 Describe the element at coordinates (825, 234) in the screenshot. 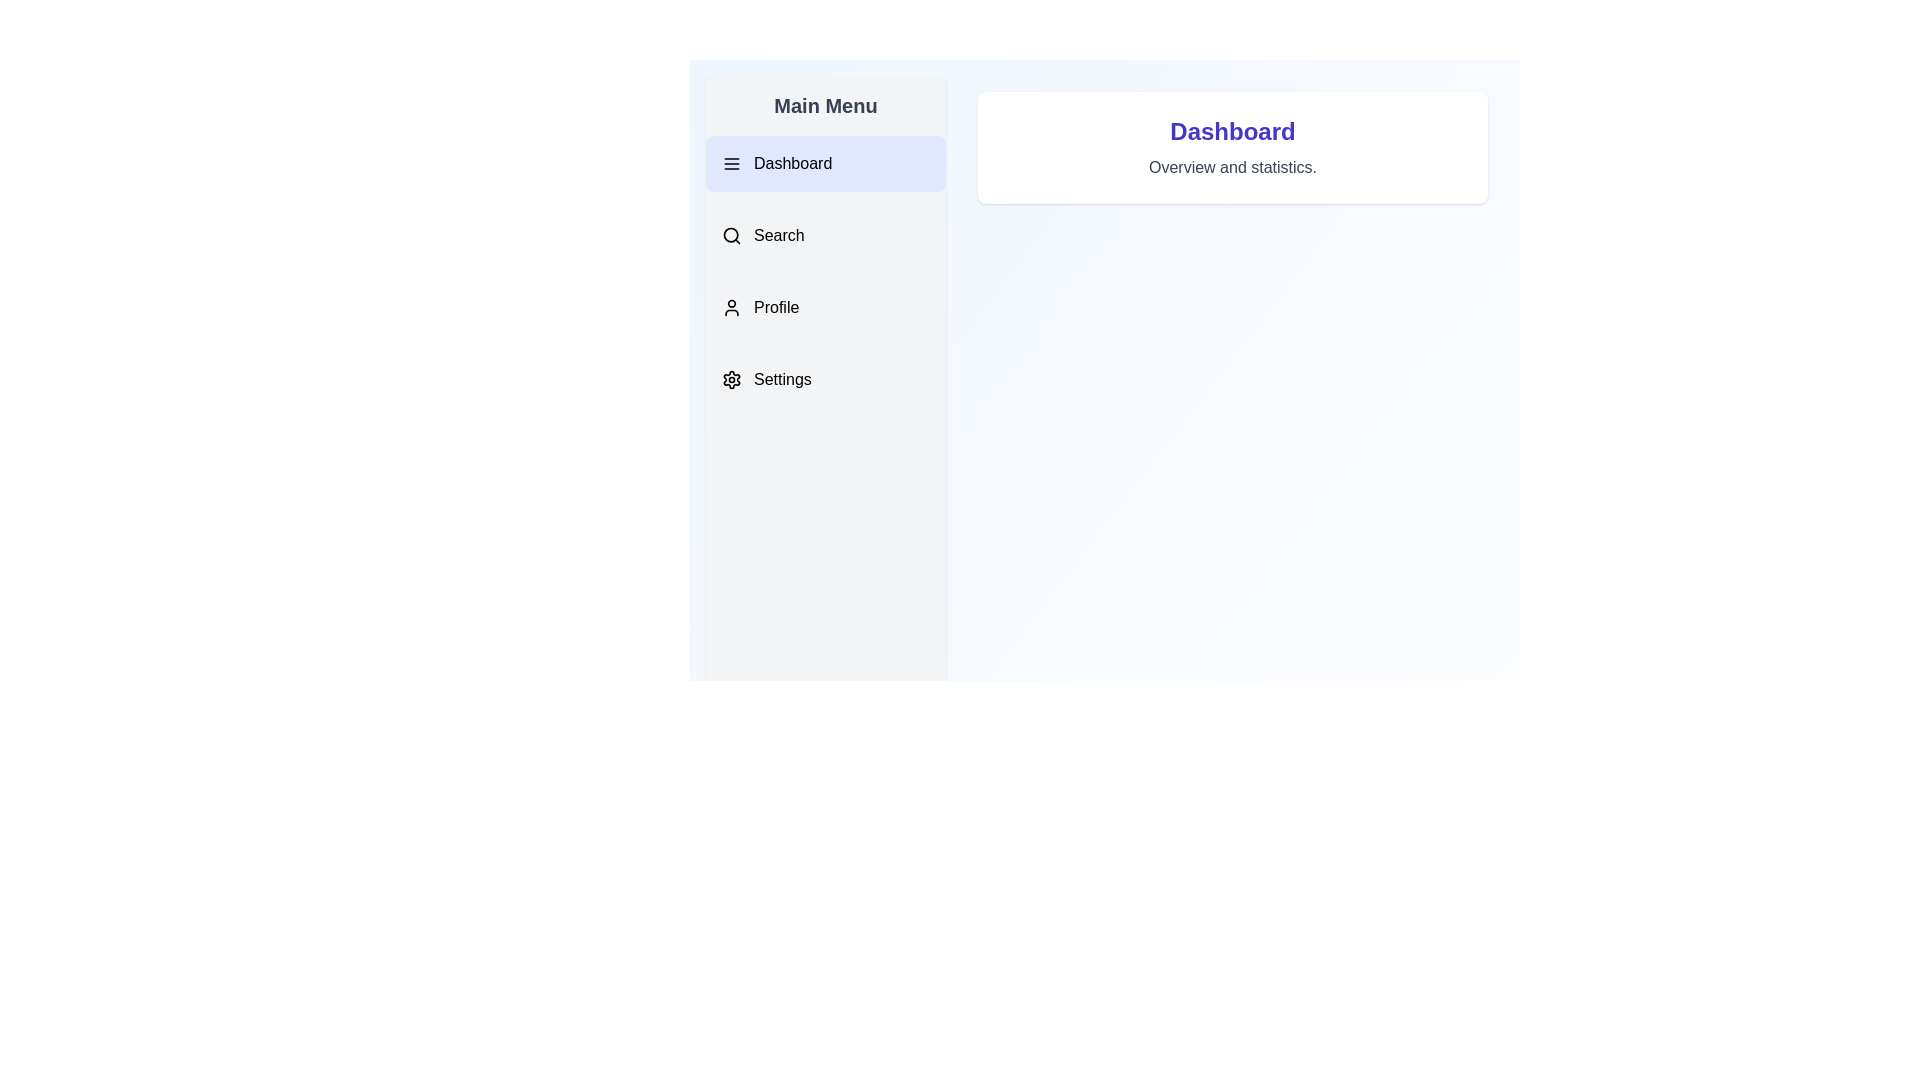

I see `the menu item Search to highlight it` at that location.